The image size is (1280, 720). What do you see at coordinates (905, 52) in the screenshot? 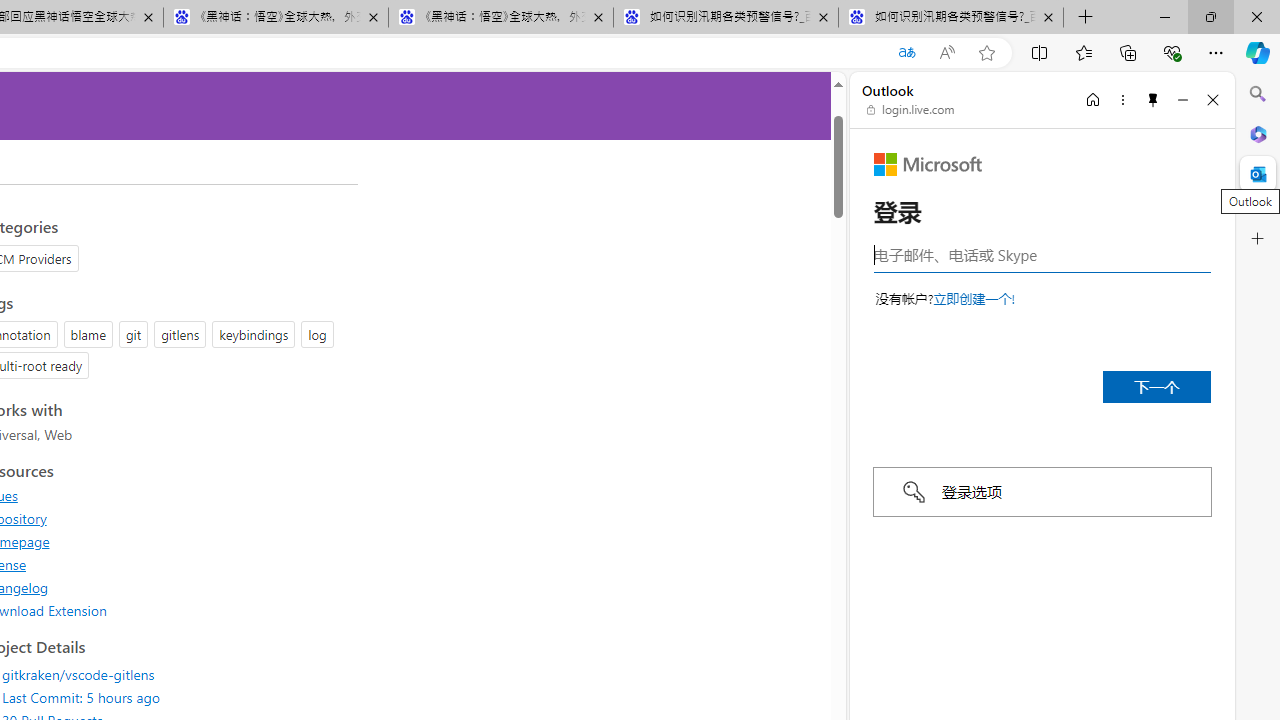
I see `'Translated'` at bounding box center [905, 52].